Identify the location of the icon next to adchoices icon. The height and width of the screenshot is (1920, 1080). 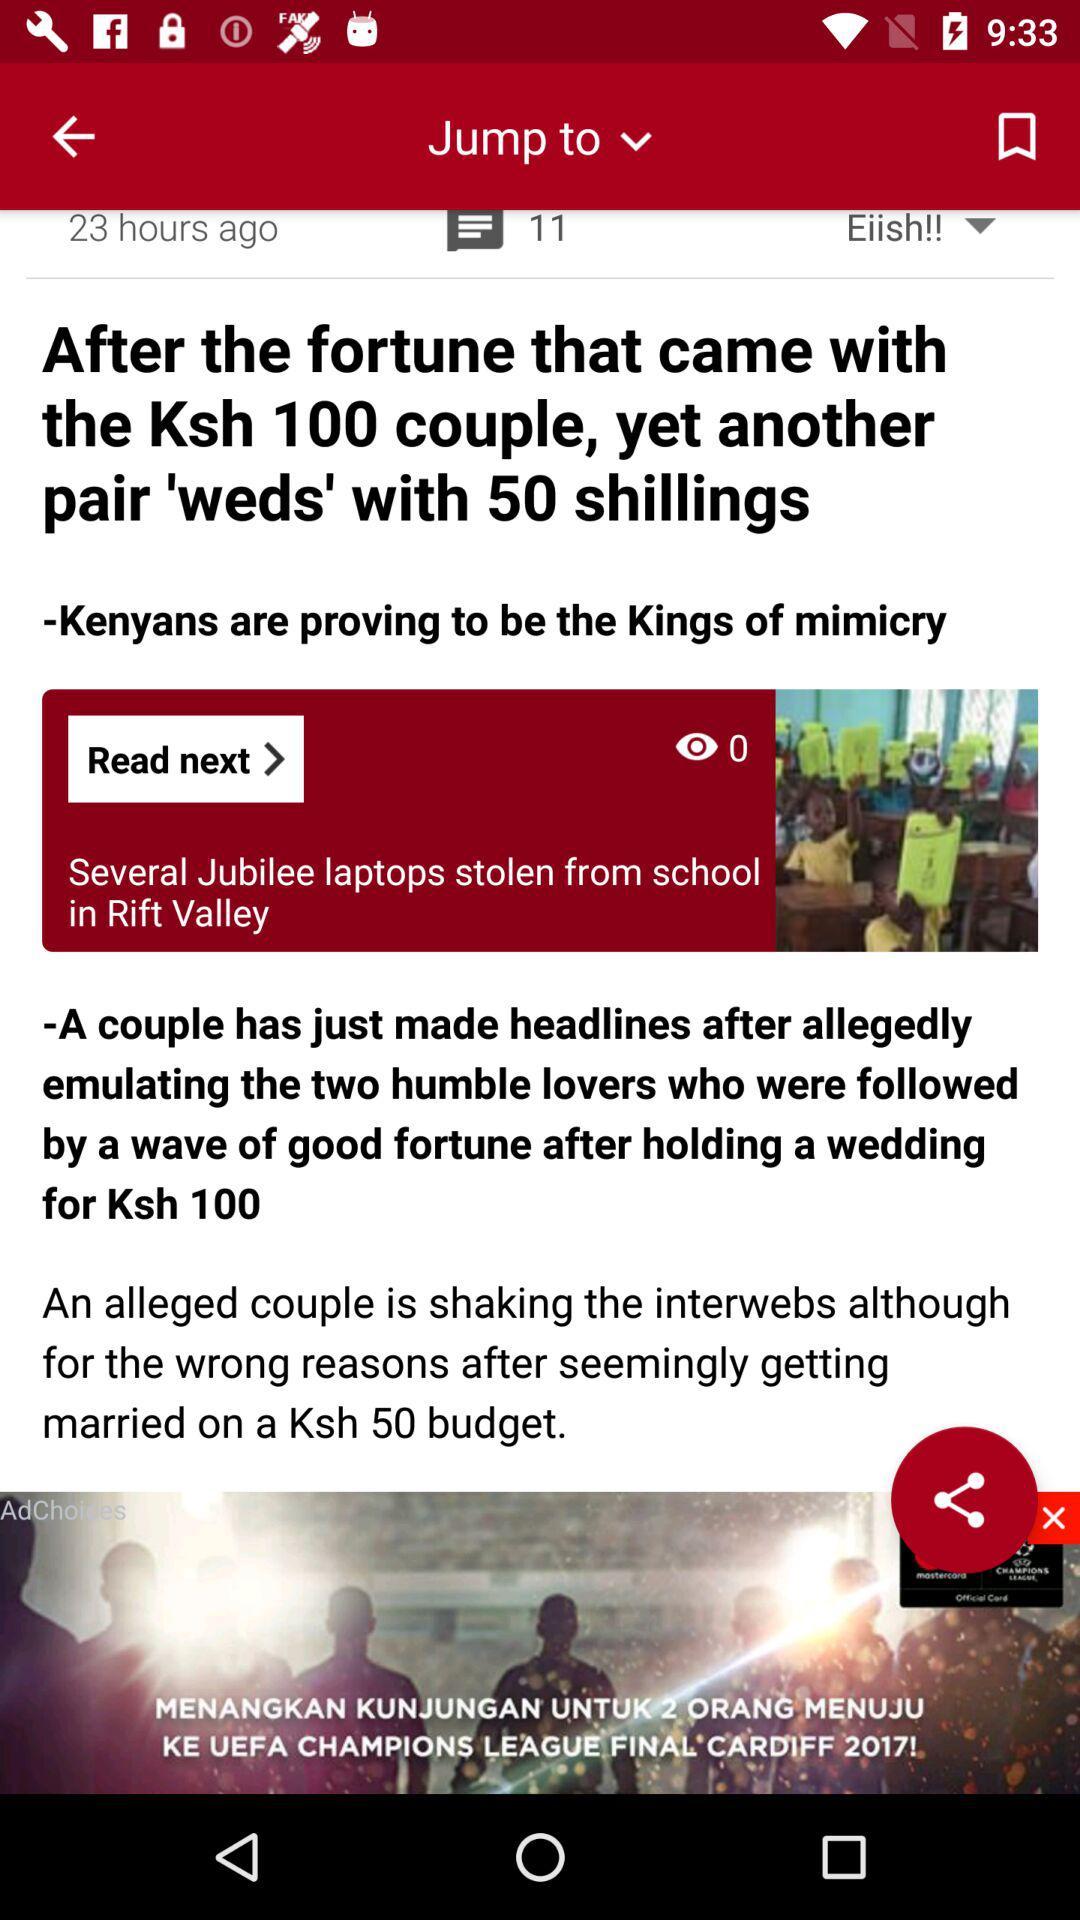
(1052, 1517).